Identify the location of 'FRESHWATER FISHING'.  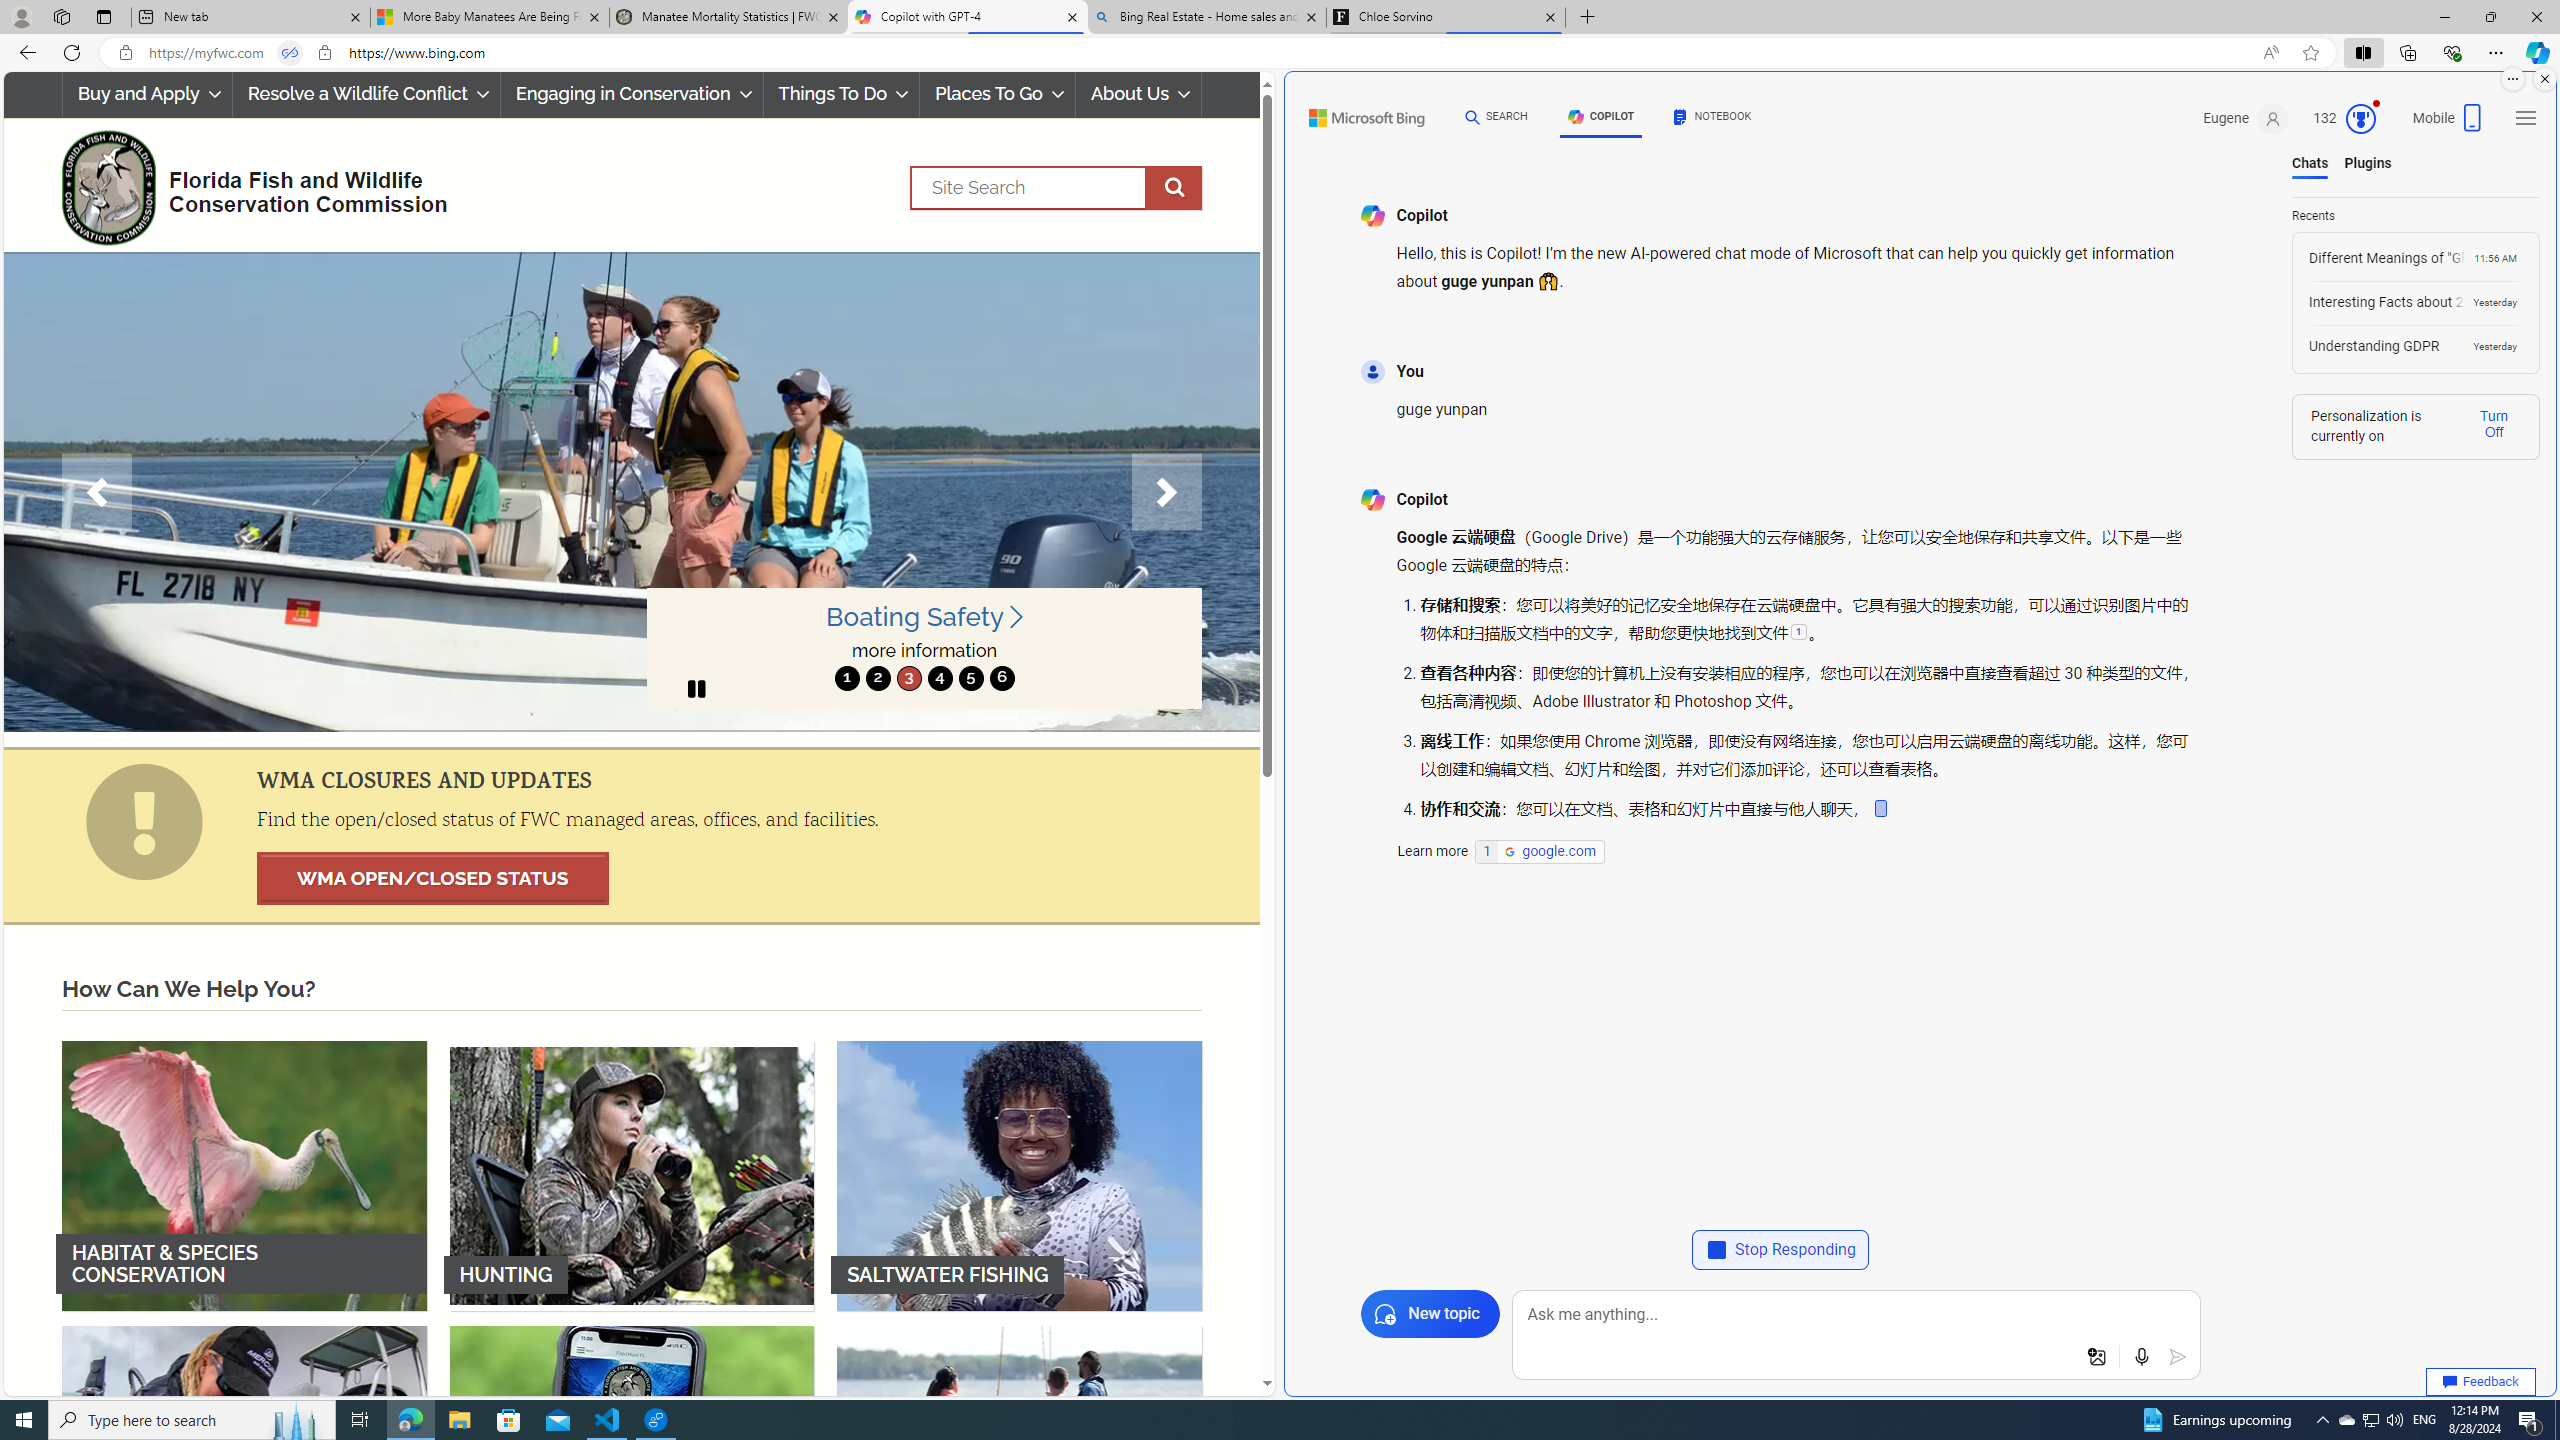
(244, 1440).